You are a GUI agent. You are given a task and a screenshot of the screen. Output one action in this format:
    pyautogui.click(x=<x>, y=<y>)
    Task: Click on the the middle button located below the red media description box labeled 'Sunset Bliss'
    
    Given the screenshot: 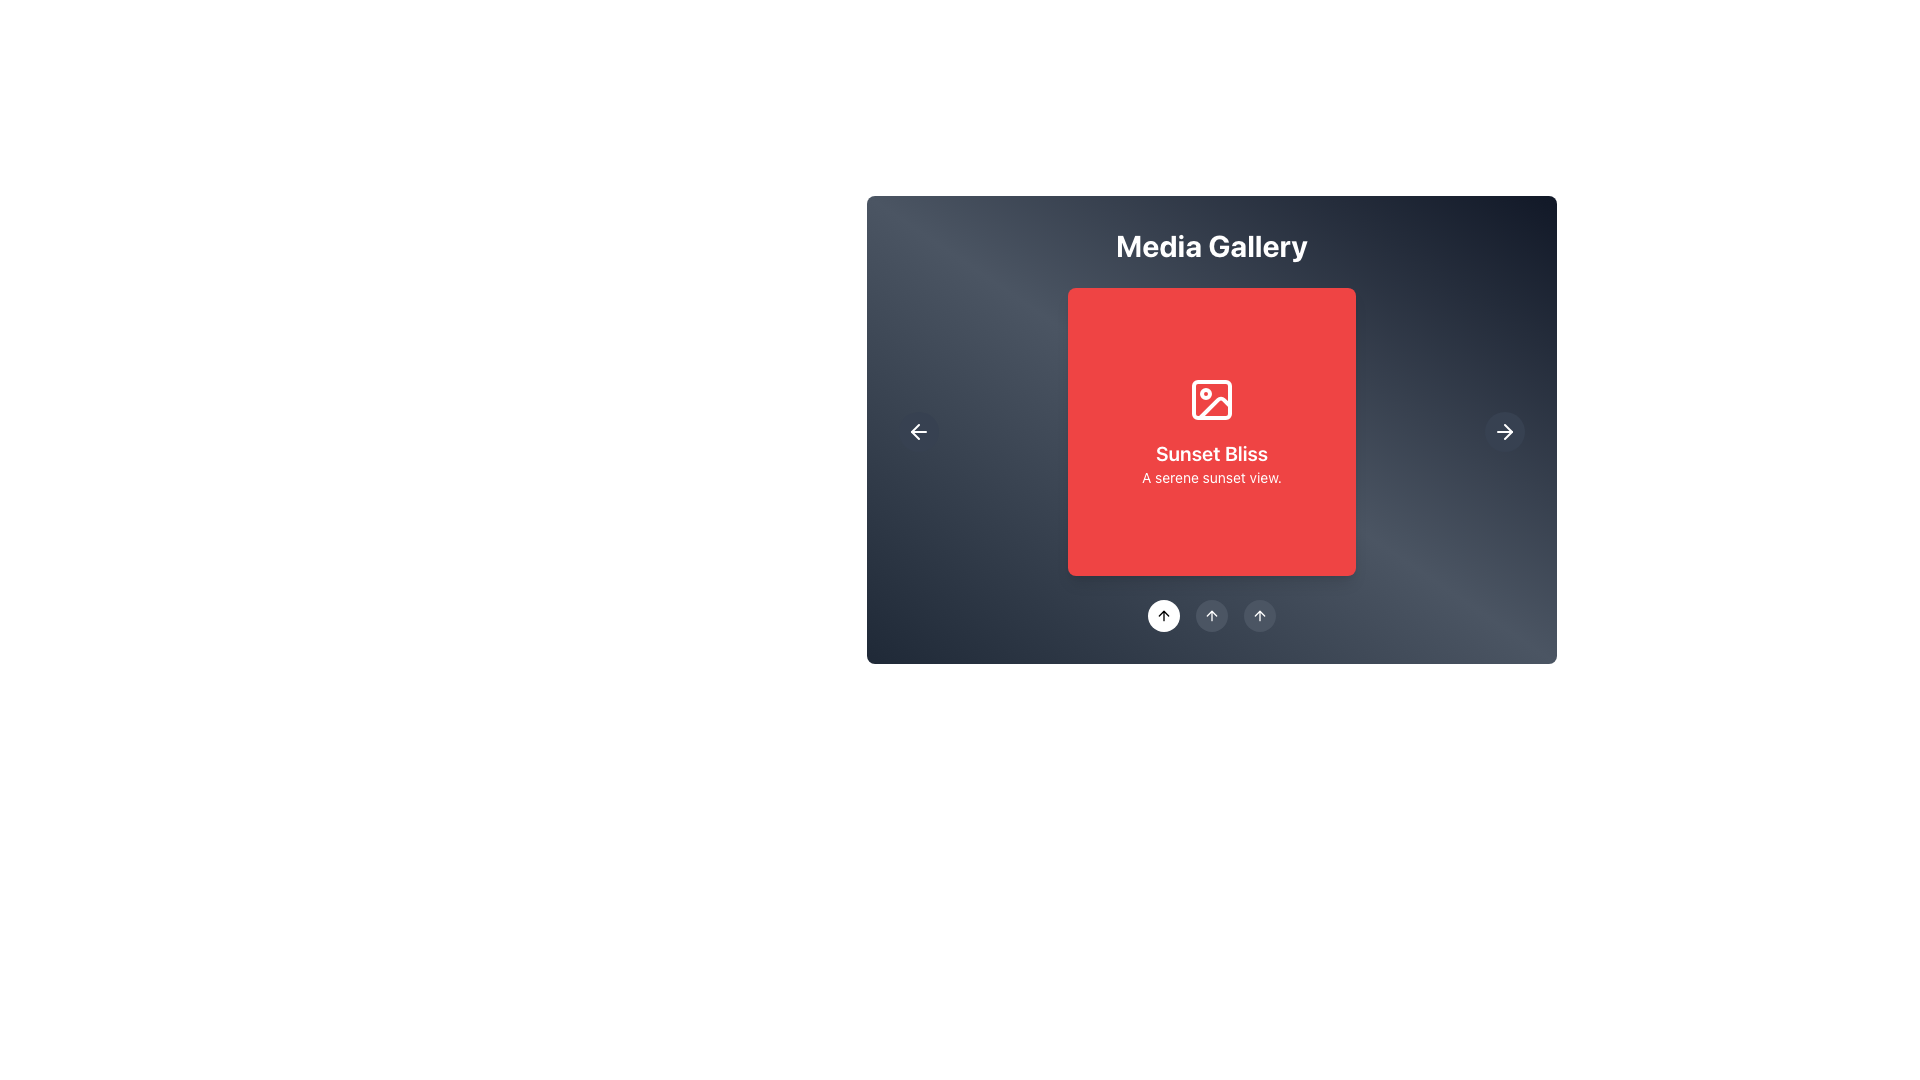 What is the action you would take?
    pyautogui.click(x=1210, y=615)
    